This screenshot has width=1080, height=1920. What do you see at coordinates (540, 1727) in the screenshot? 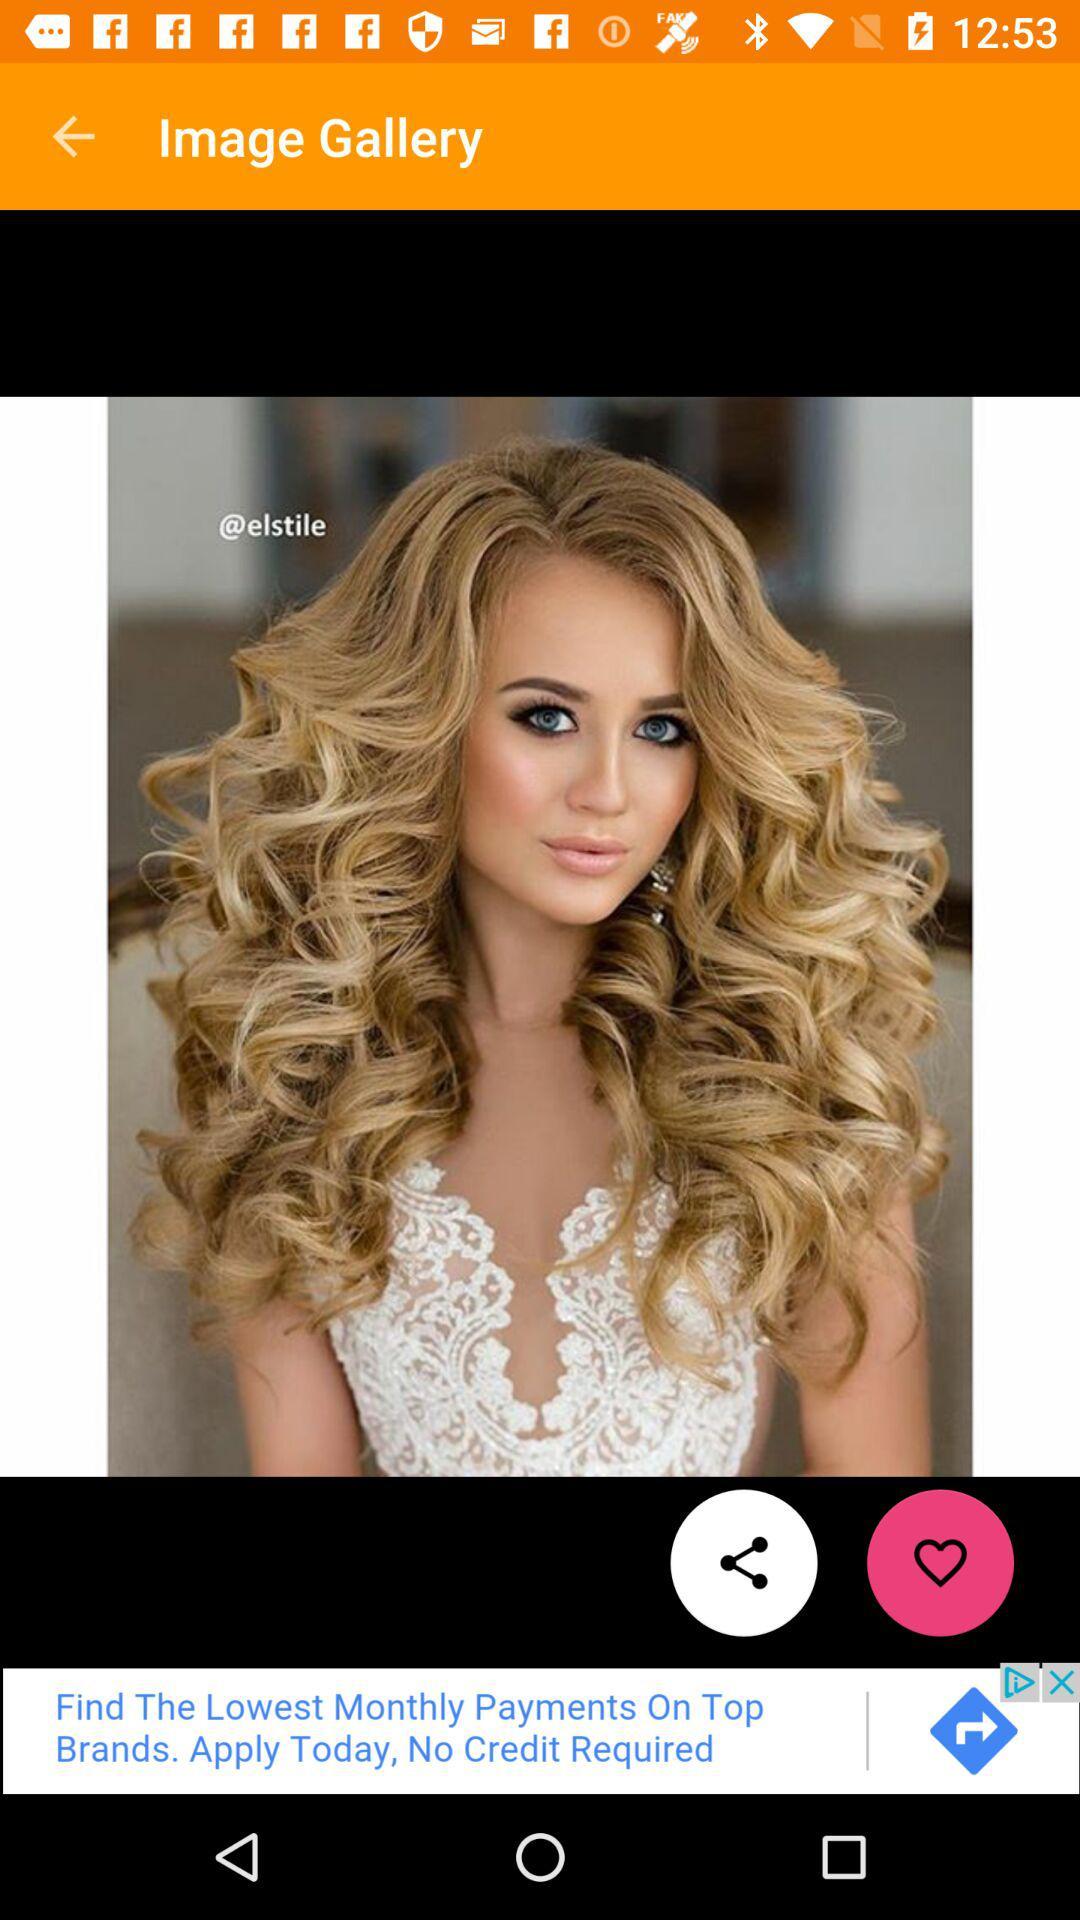
I see `previous` at bounding box center [540, 1727].